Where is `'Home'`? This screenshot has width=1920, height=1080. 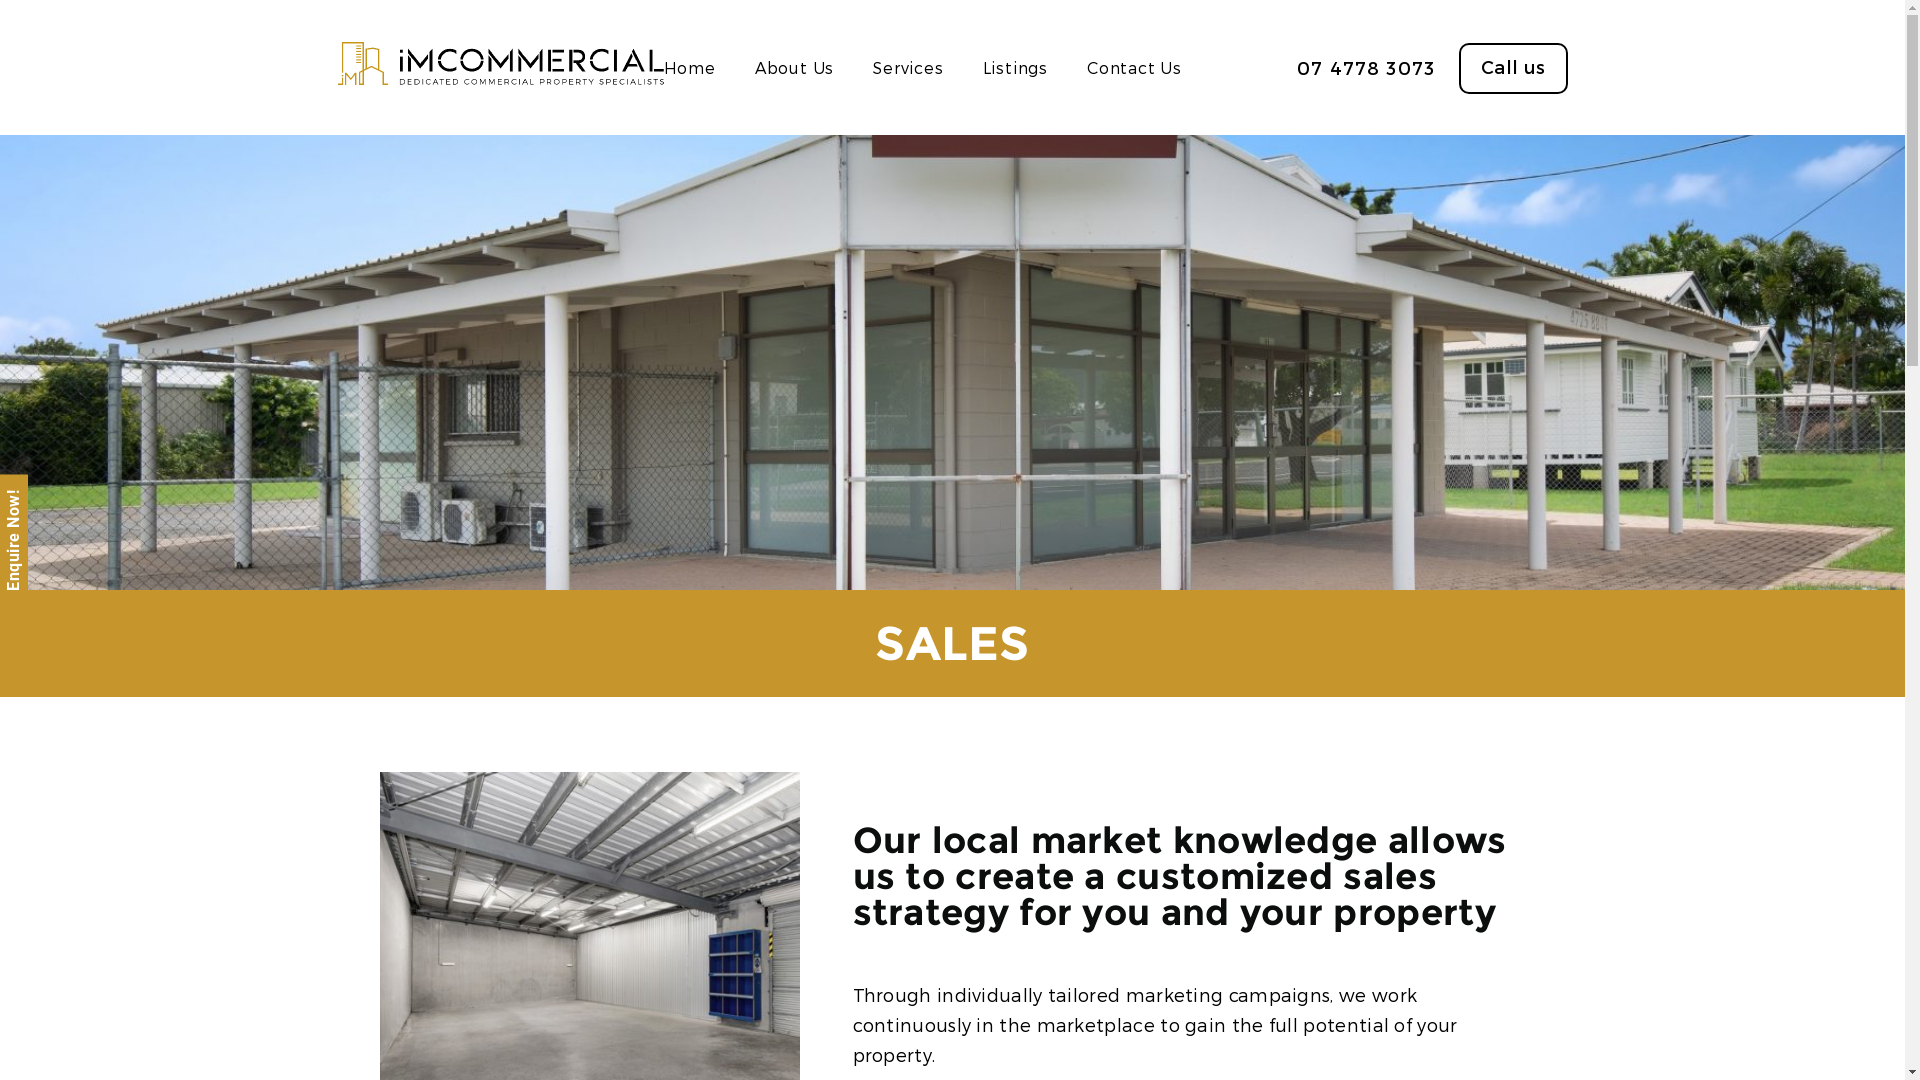 'Home' is located at coordinates (690, 66).